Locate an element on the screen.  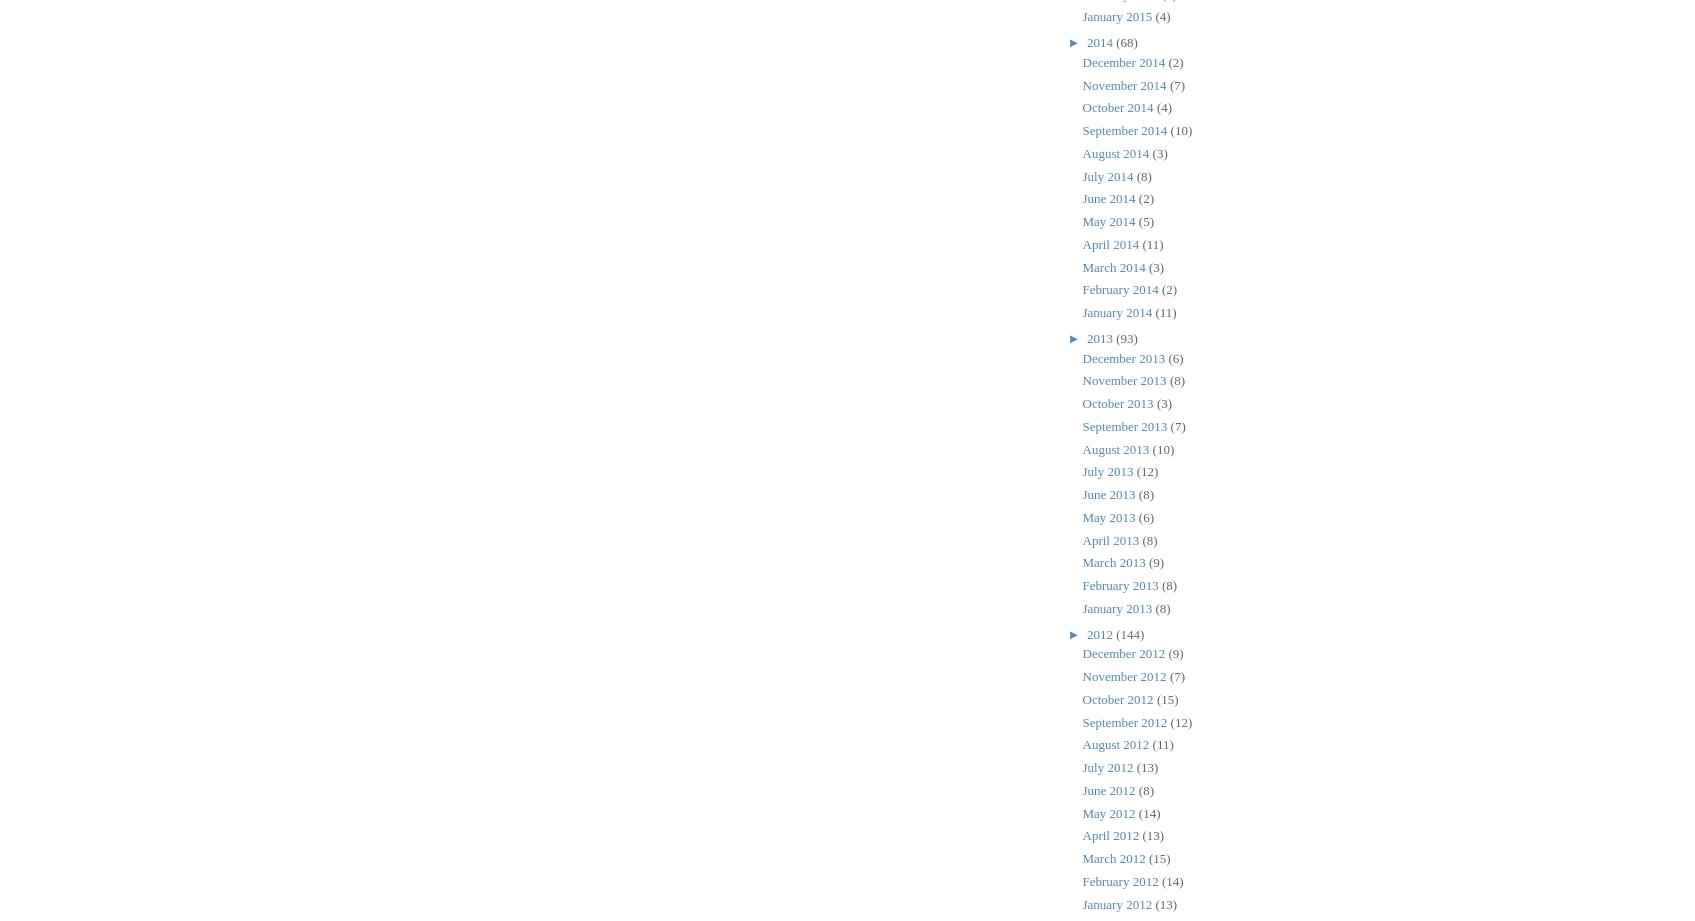
'2014' is located at coordinates (1085, 42).